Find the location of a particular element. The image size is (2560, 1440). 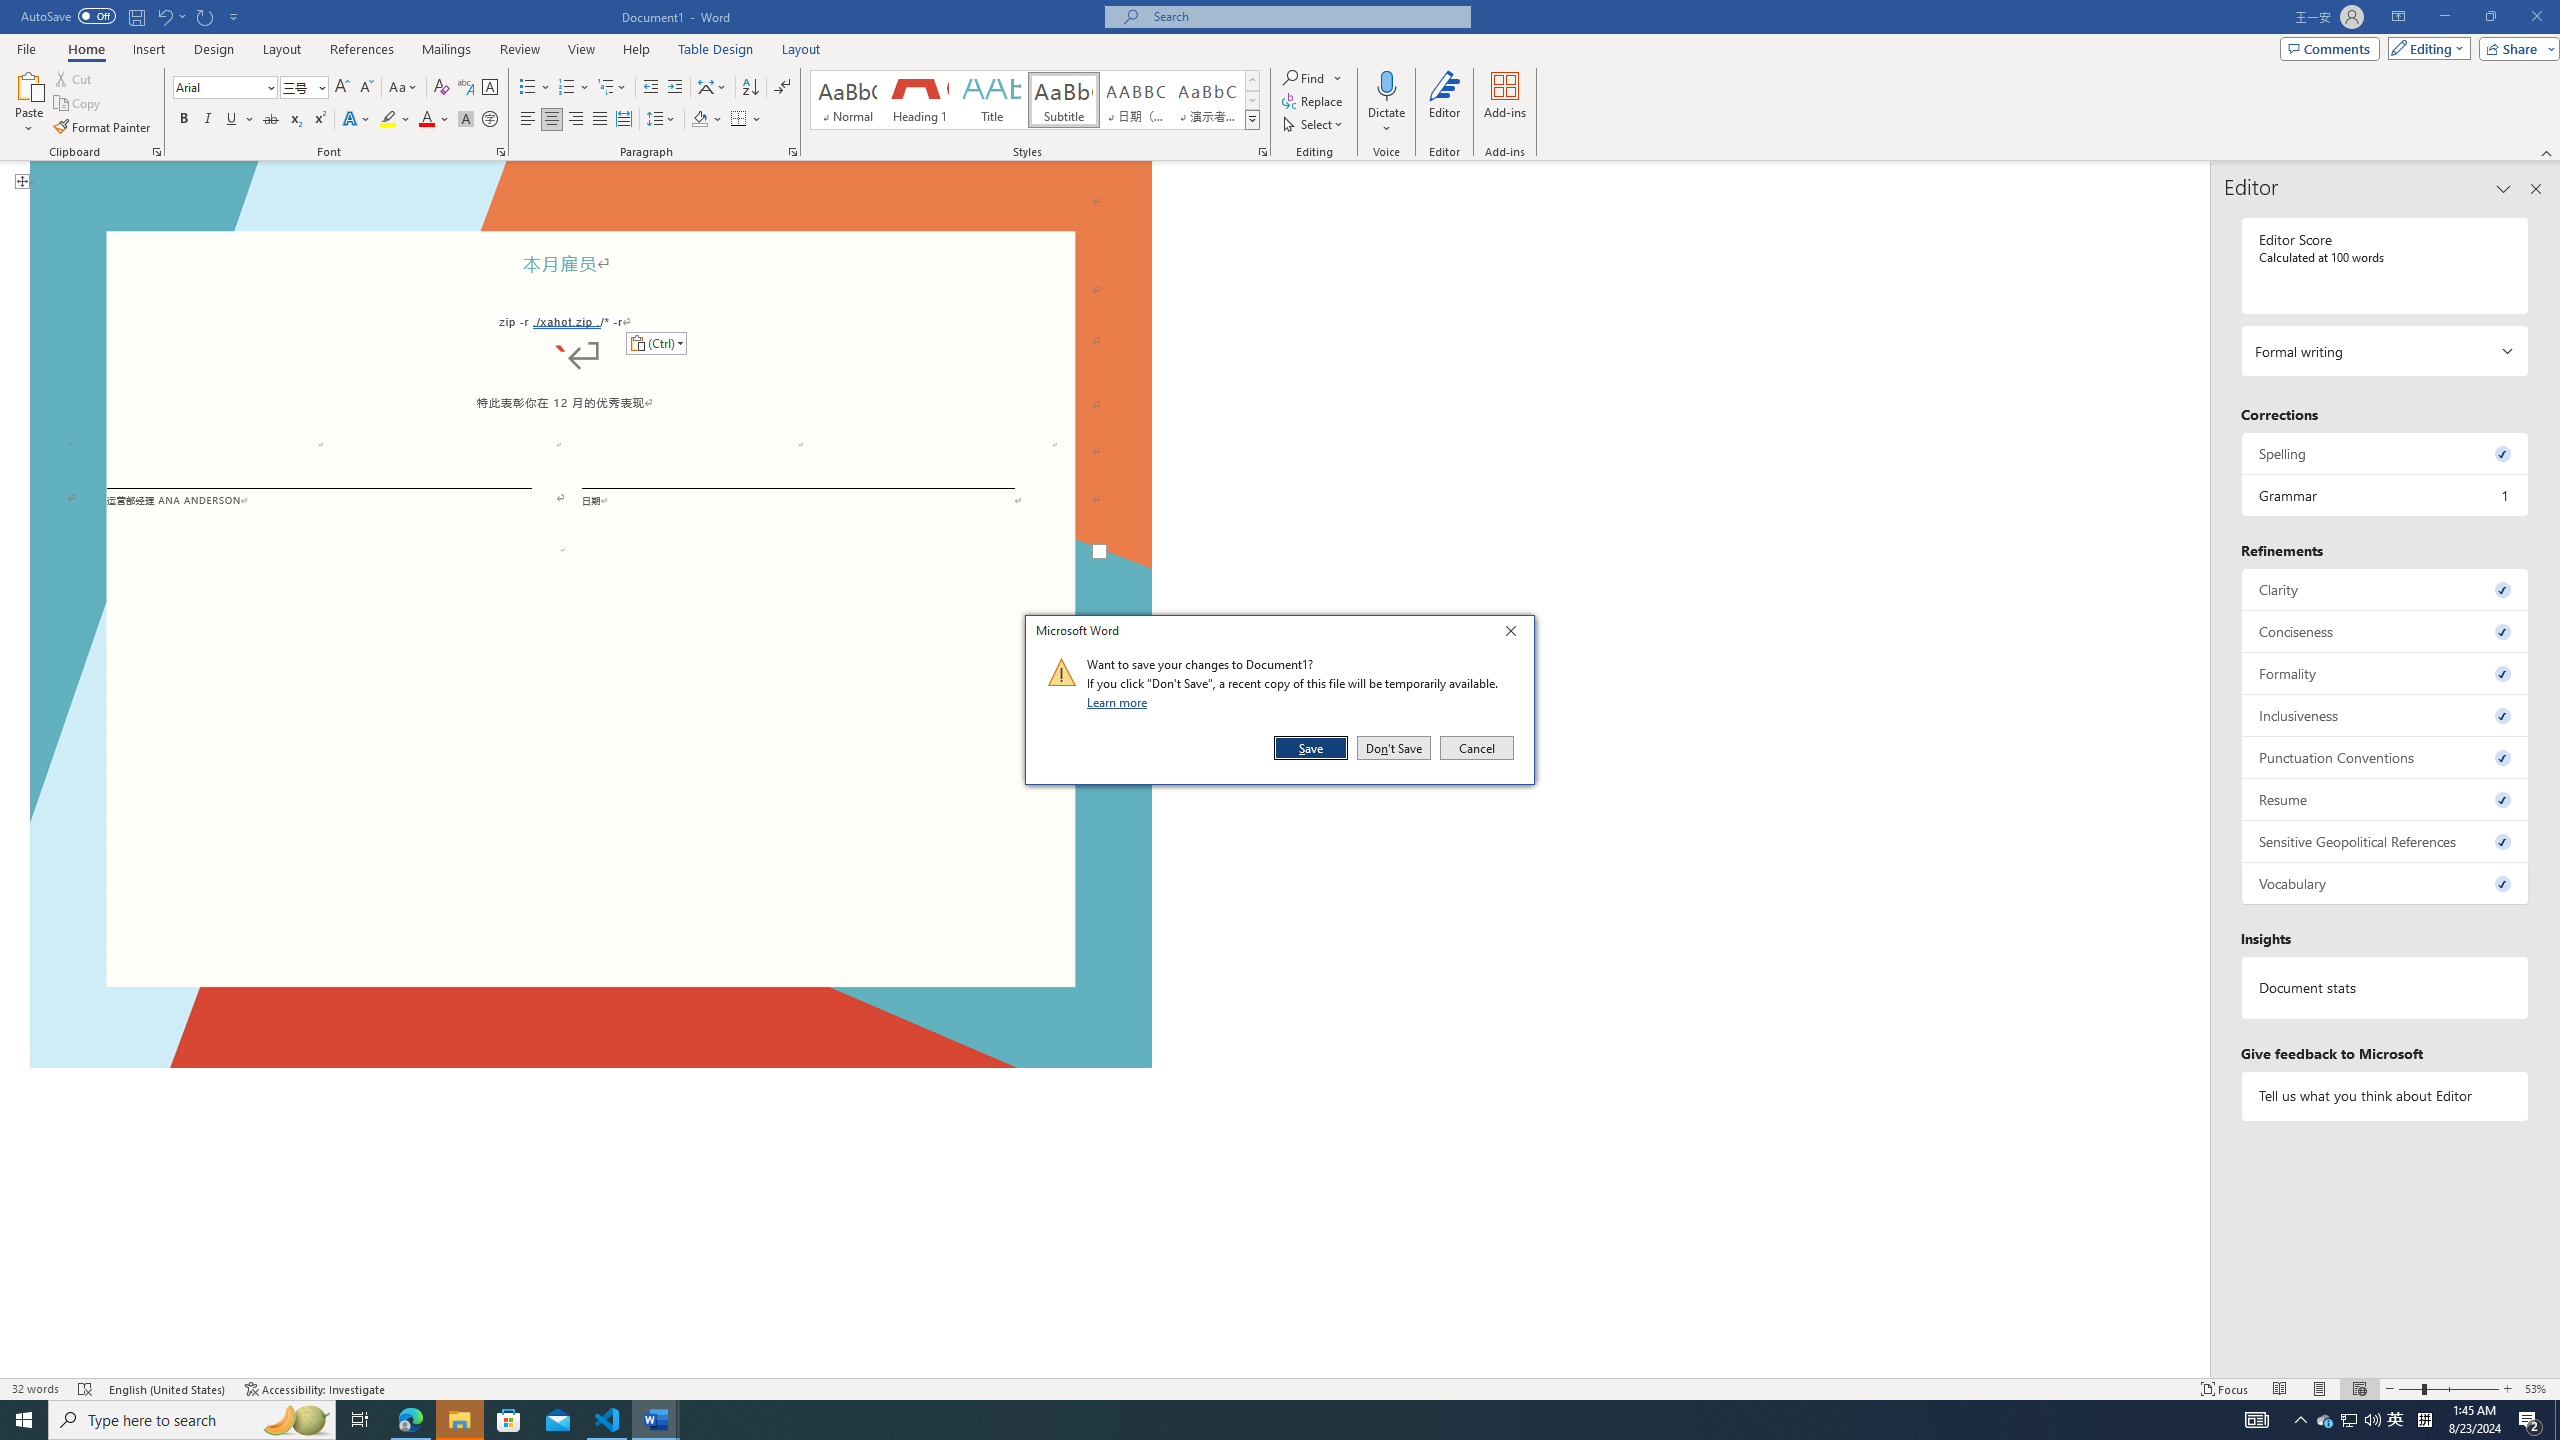

'Font Size' is located at coordinates (303, 87).